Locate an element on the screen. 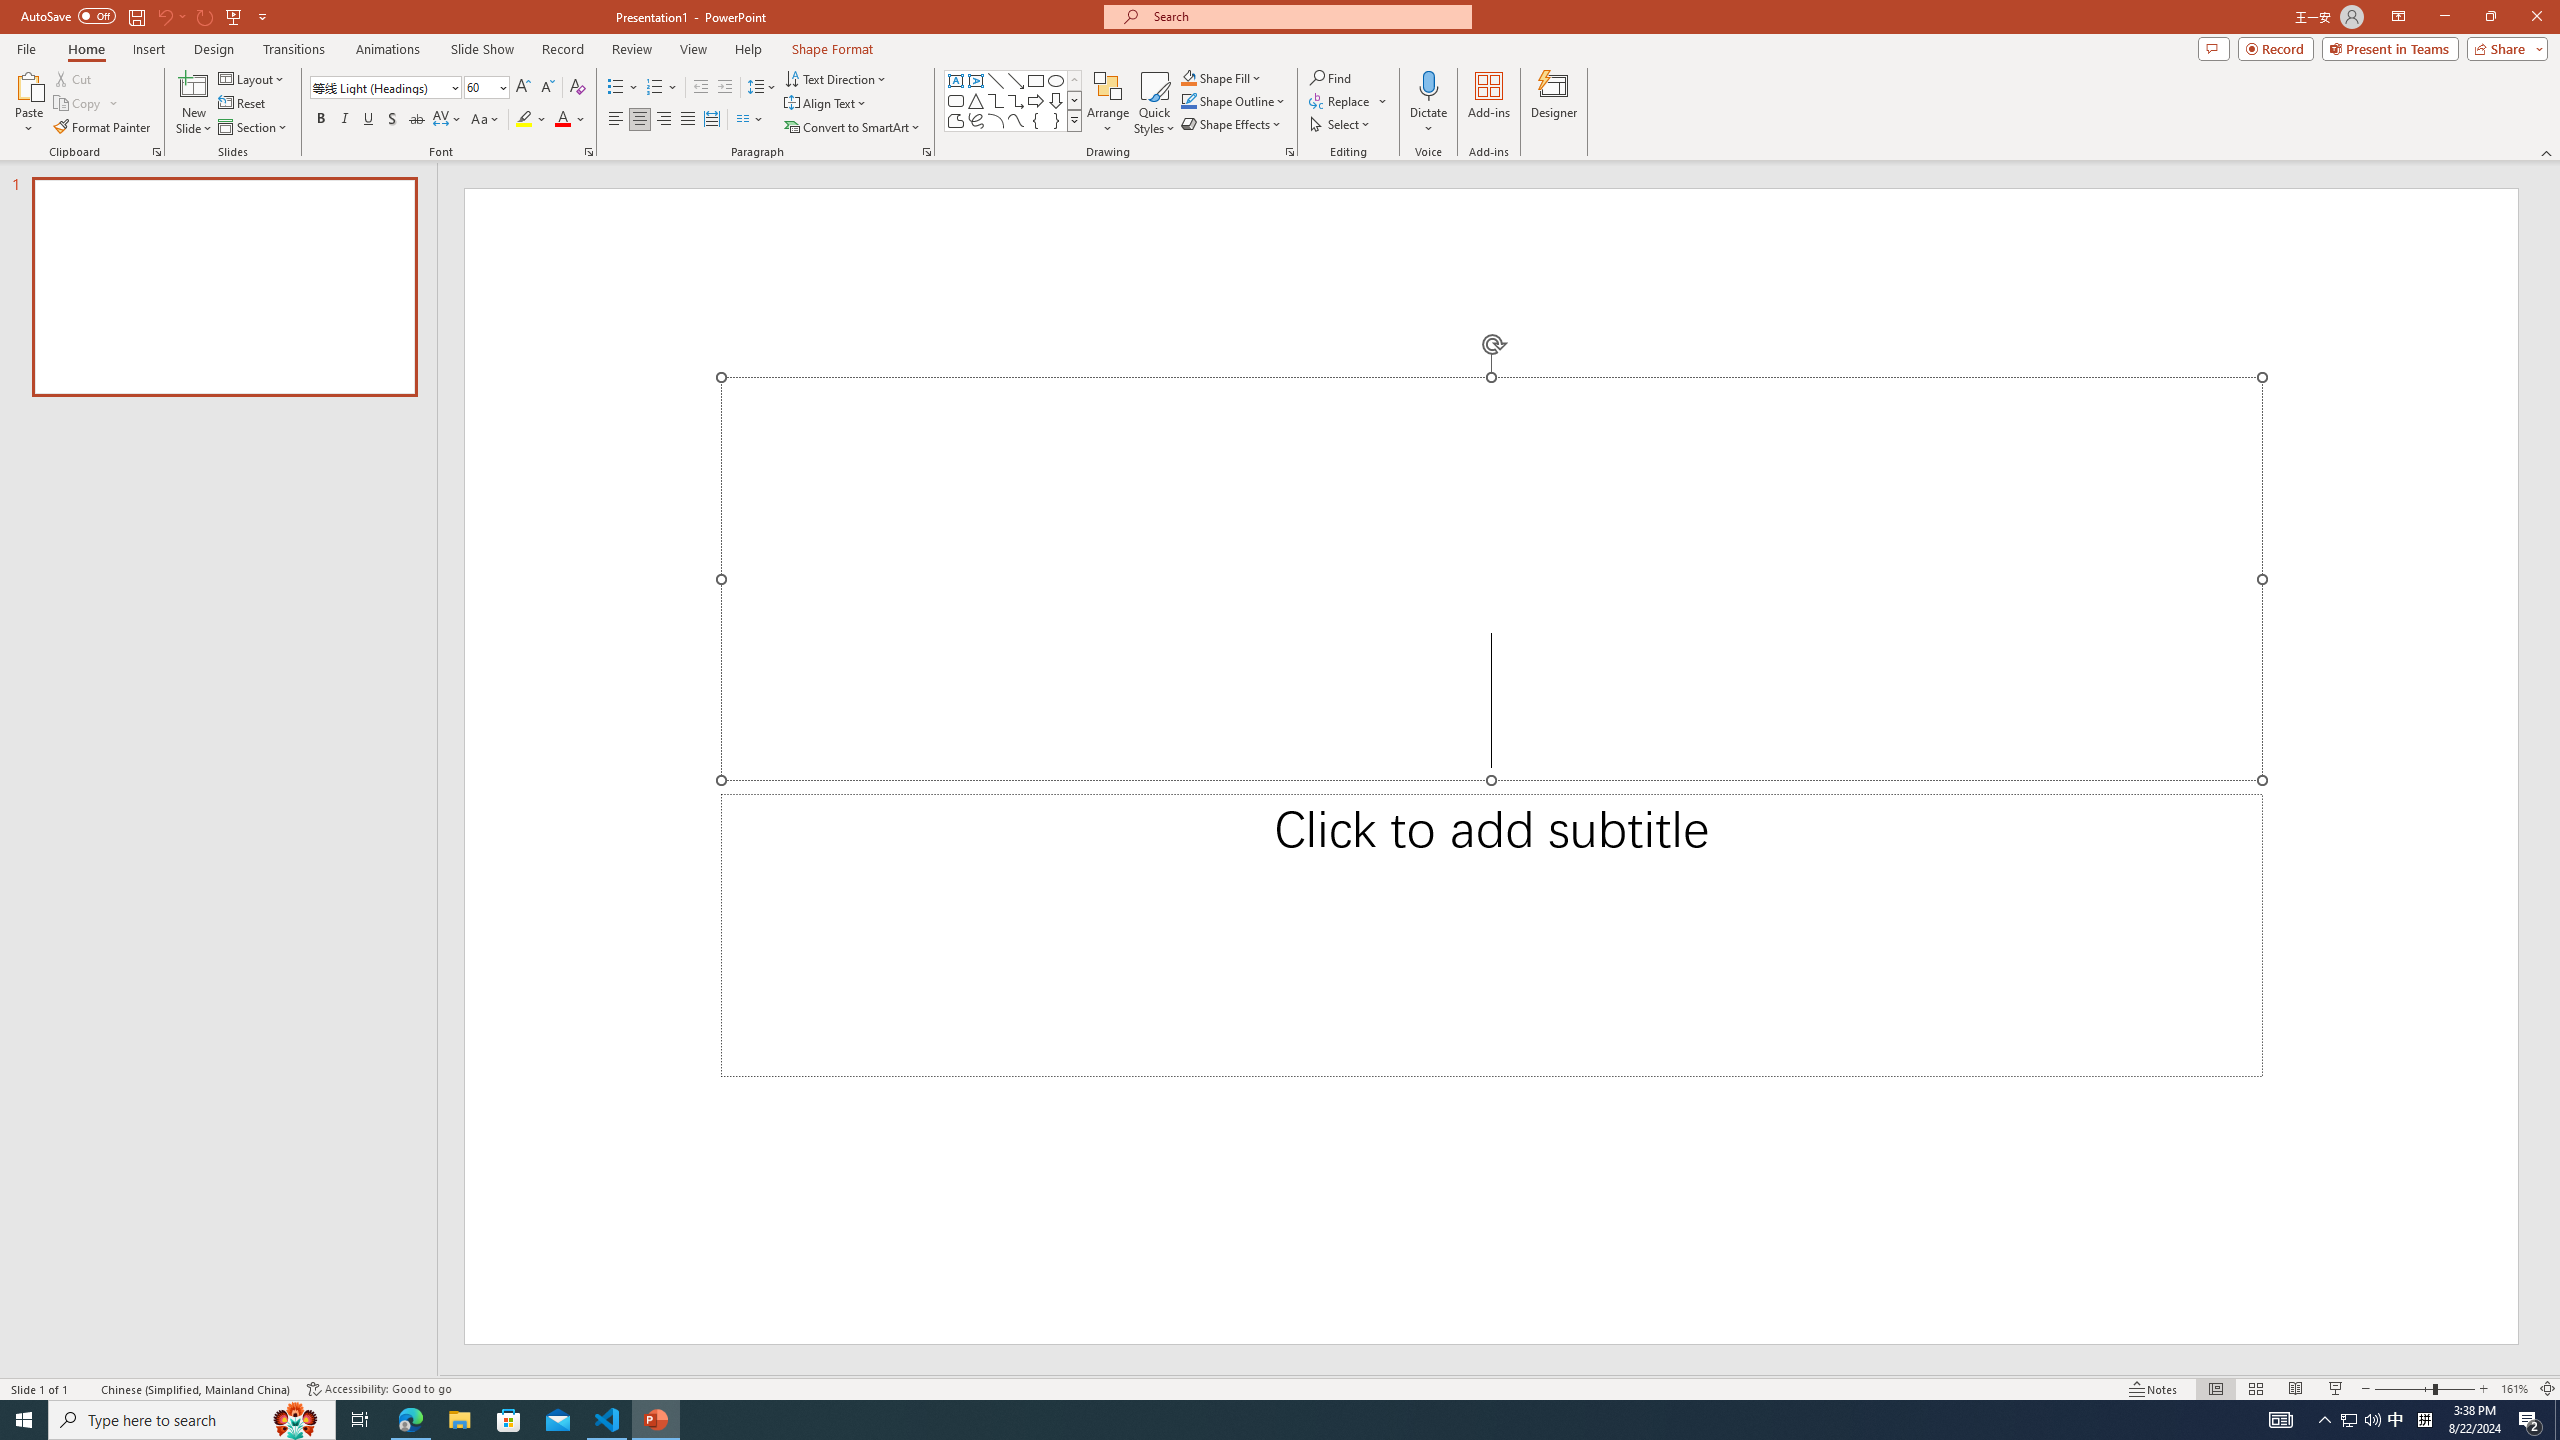 The image size is (2560, 1440). 'Zoom 161%' is located at coordinates (2515, 1389).